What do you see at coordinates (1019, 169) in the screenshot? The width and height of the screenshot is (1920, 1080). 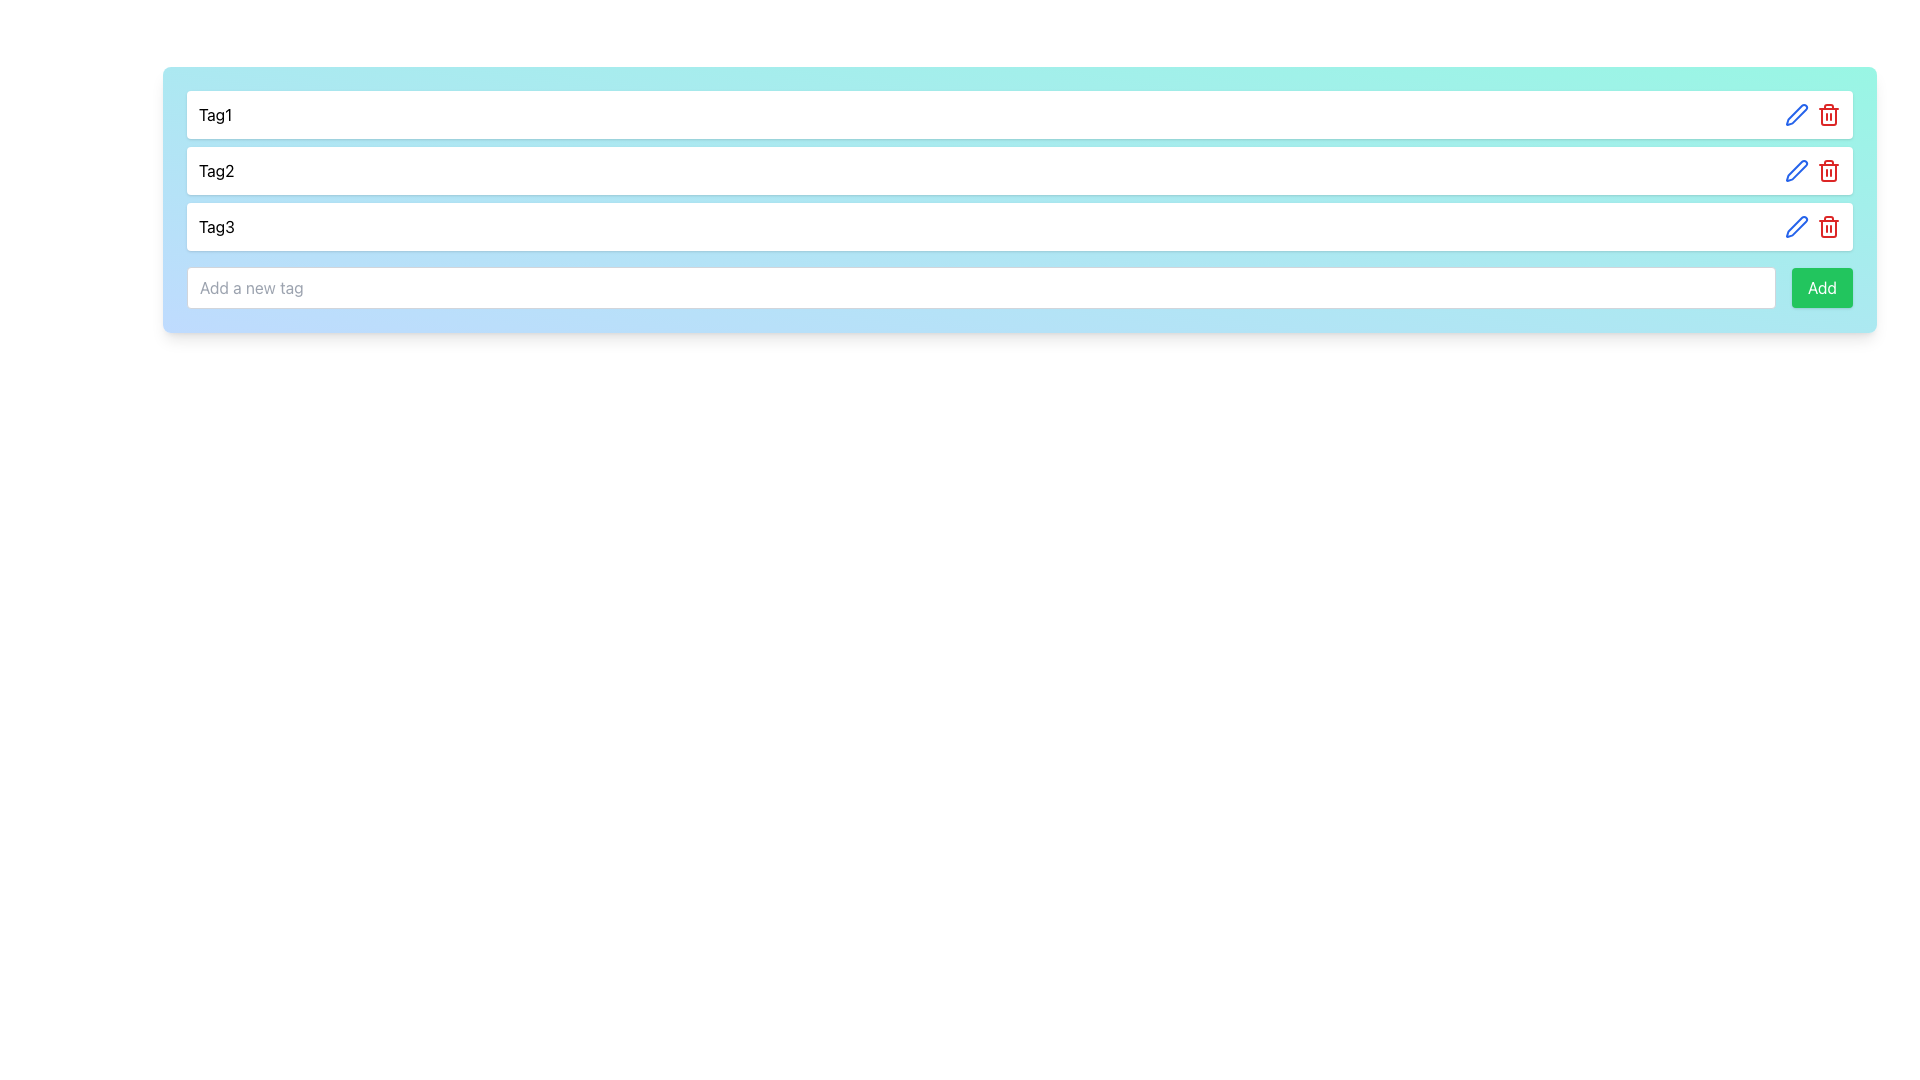 I see `the card-like UI component labeled 'Tag2', which is the second element in a vertical list of three similar cards, featuring a white background, rounded corners, and shadow effect` at bounding box center [1019, 169].